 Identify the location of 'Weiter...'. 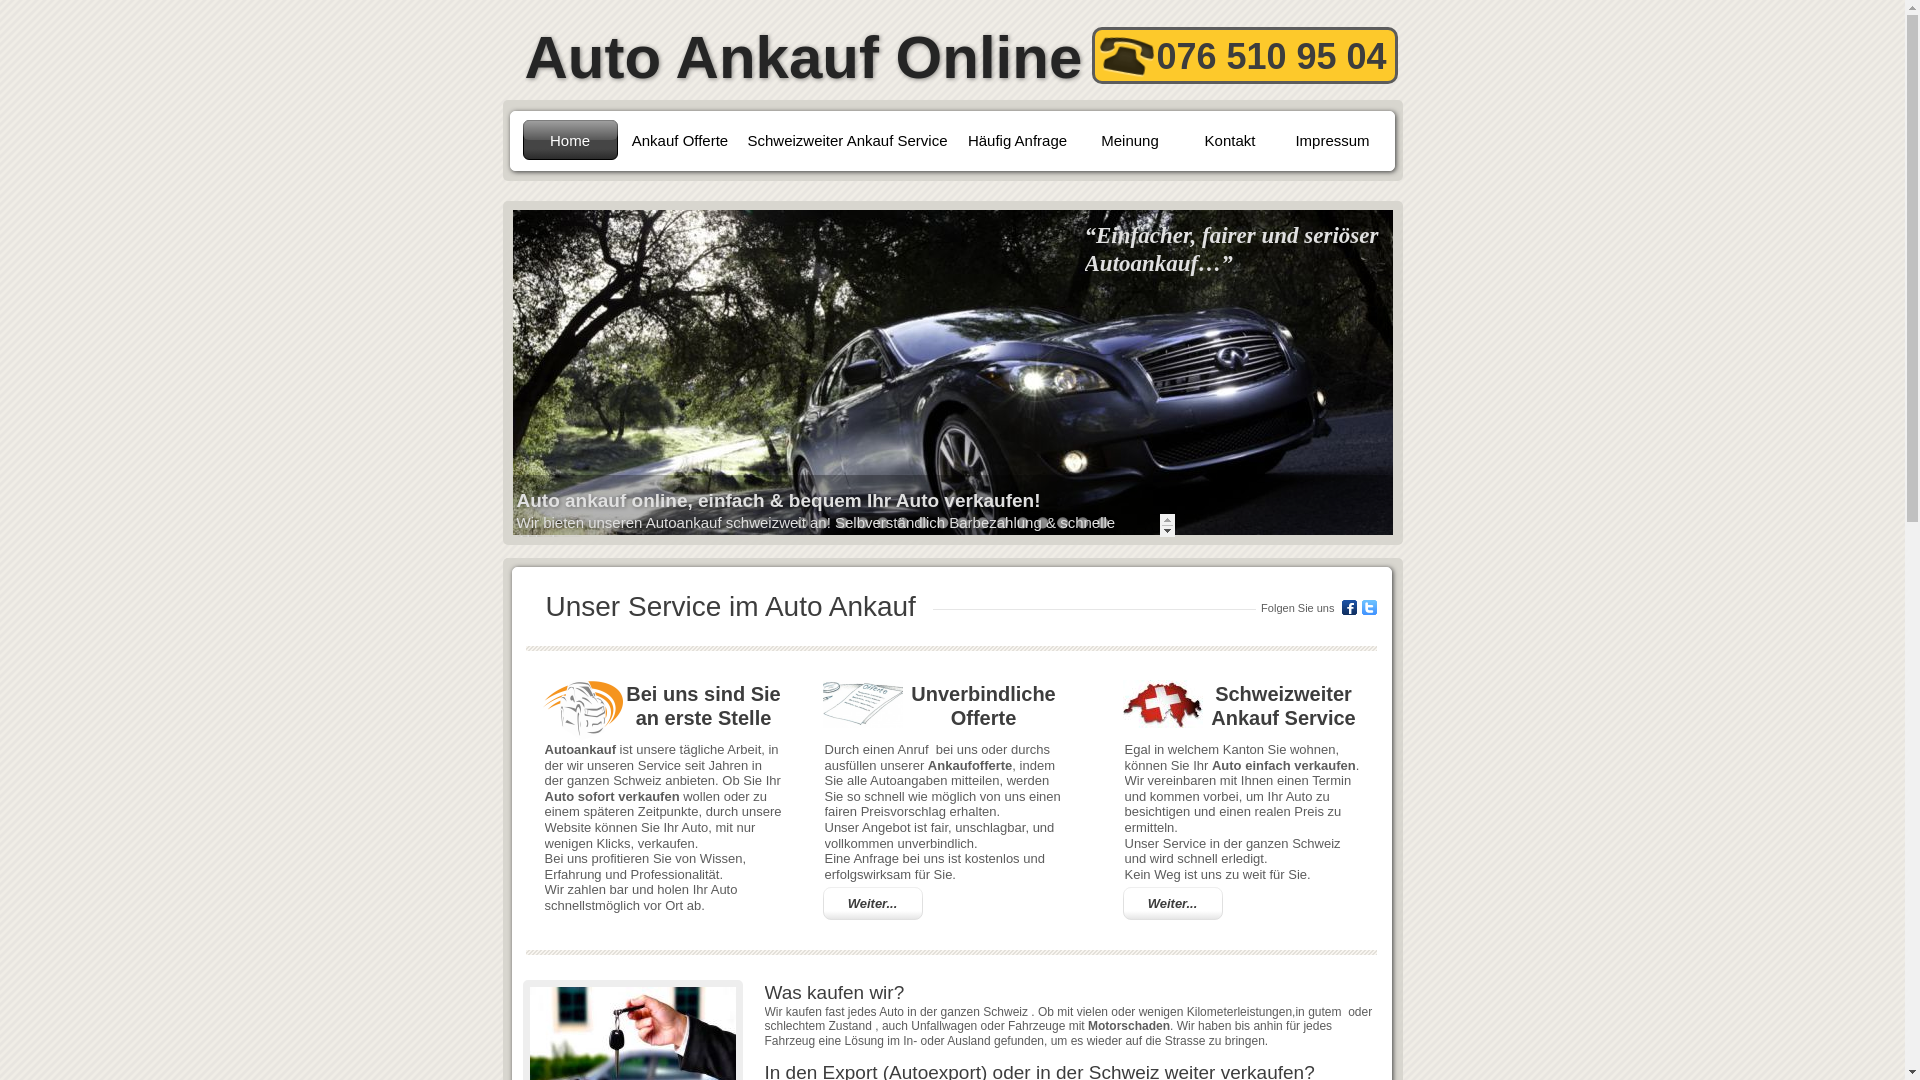
(1171, 903).